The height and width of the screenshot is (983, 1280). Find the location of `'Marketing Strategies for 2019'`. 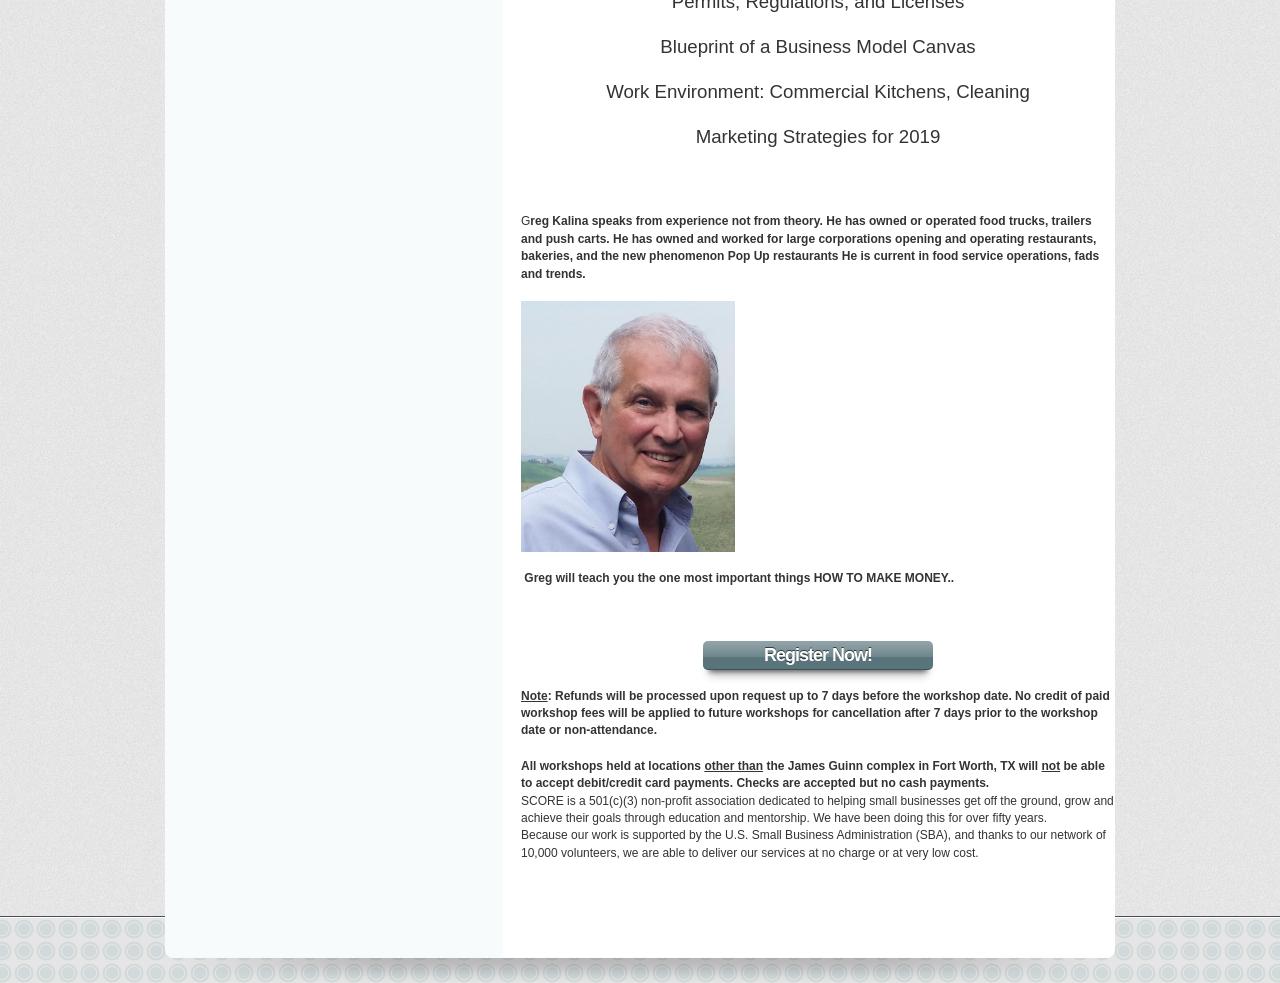

'Marketing Strategies for 2019' is located at coordinates (817, 135).